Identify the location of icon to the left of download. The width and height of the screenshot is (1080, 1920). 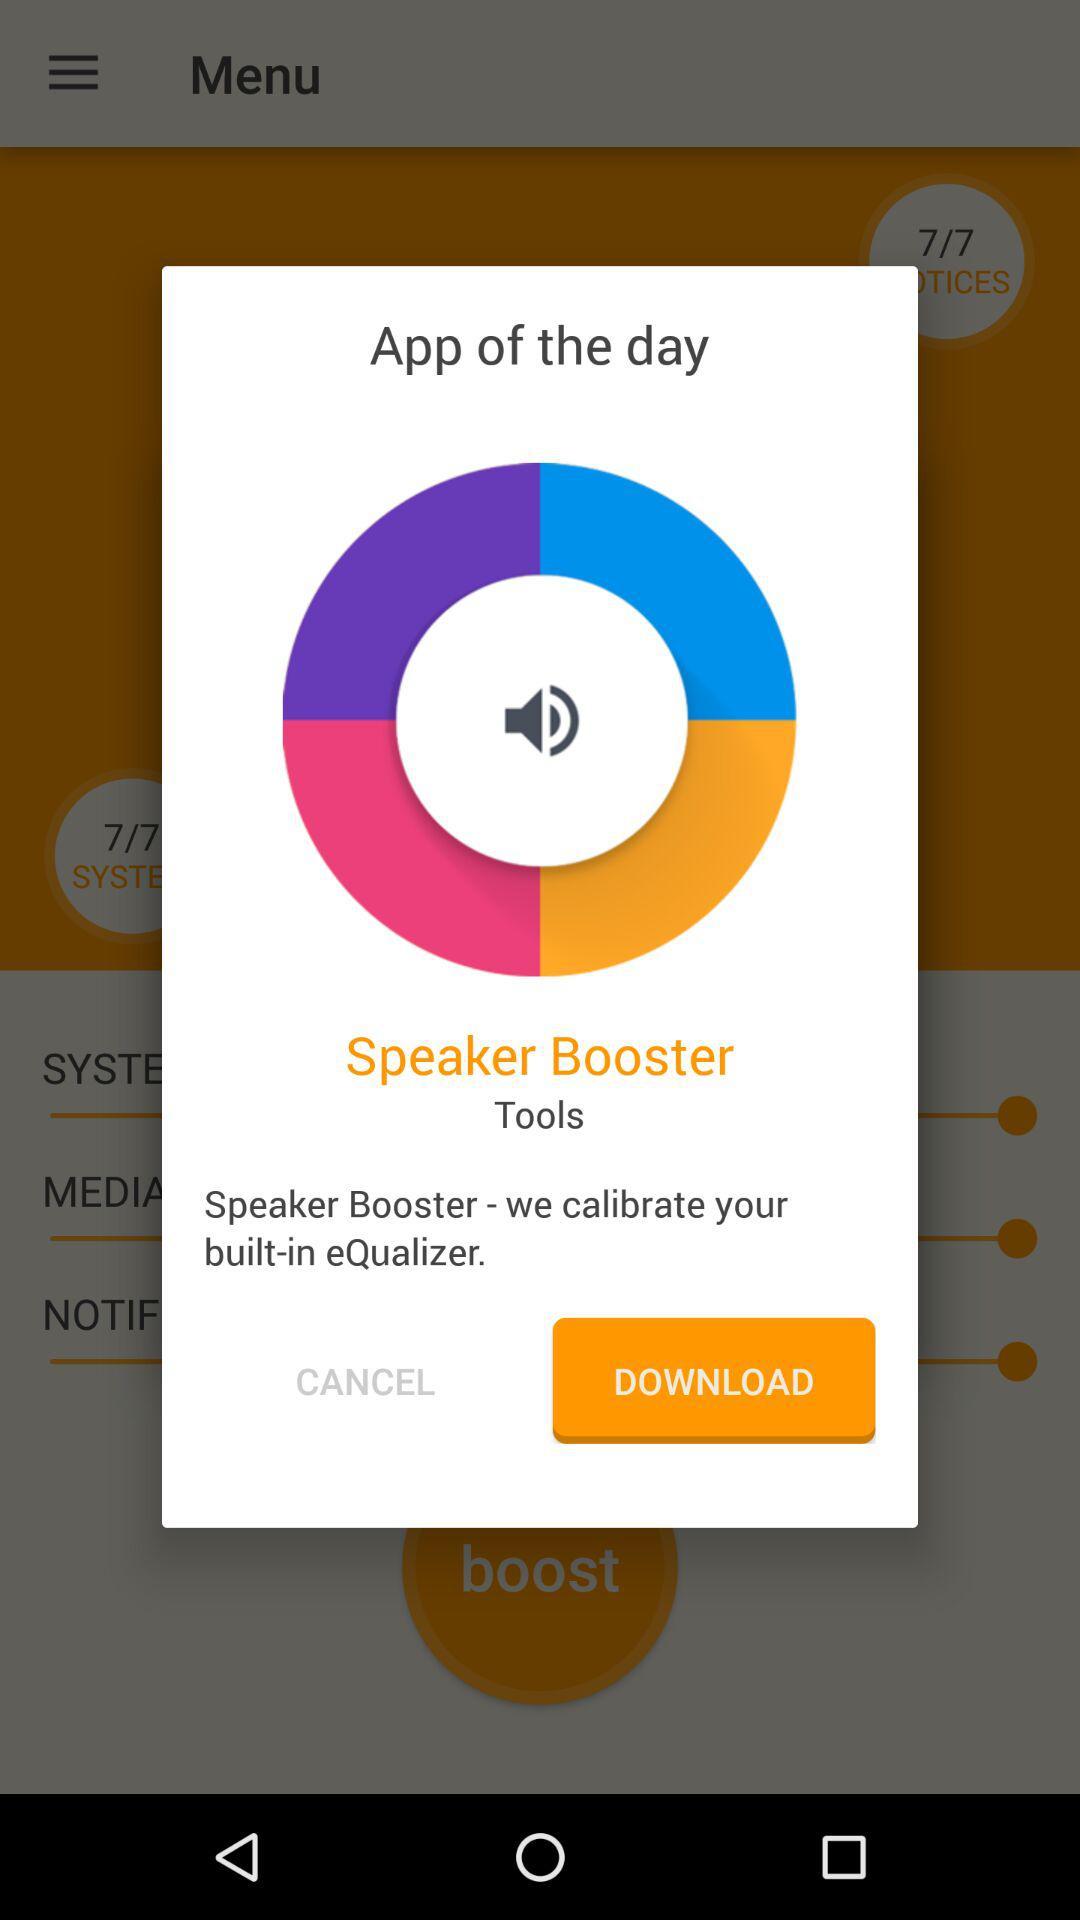
(365, 1379).